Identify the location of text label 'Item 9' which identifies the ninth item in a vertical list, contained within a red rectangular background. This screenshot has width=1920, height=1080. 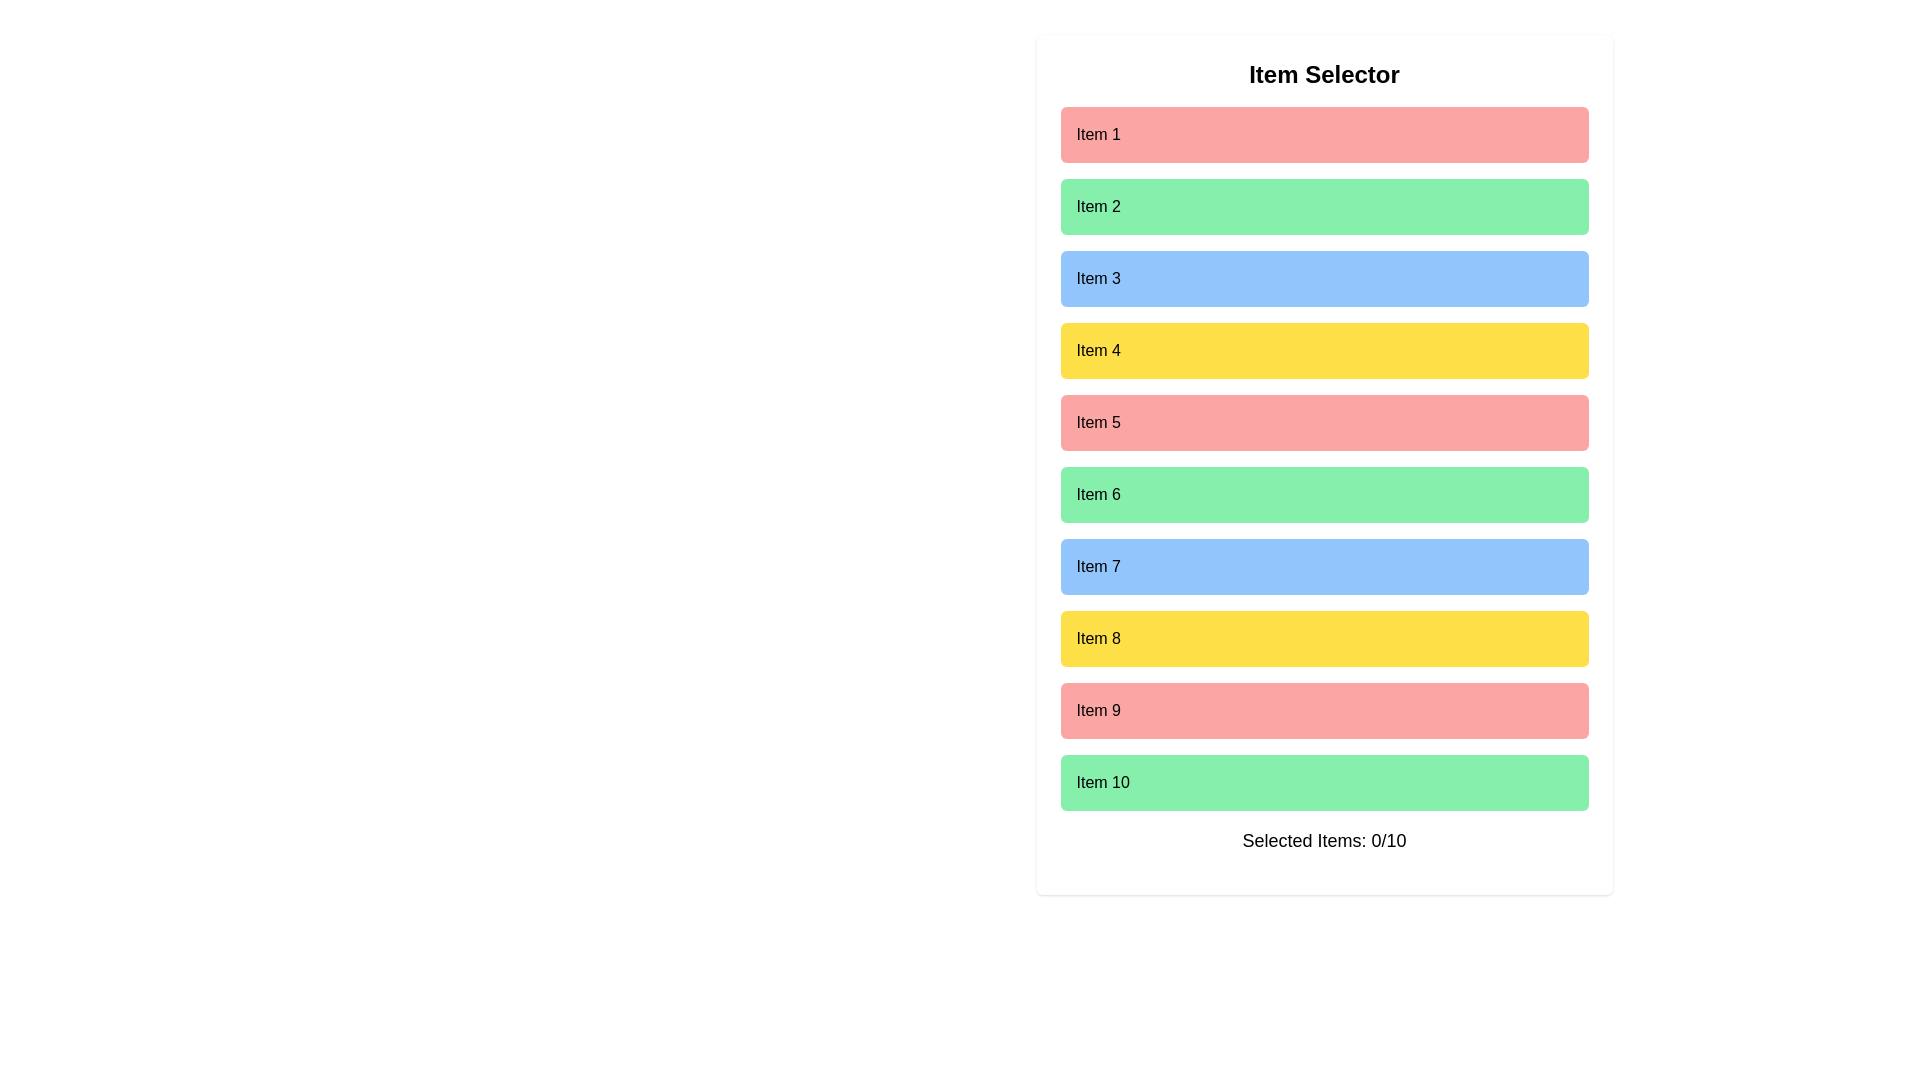
(1097, 709).